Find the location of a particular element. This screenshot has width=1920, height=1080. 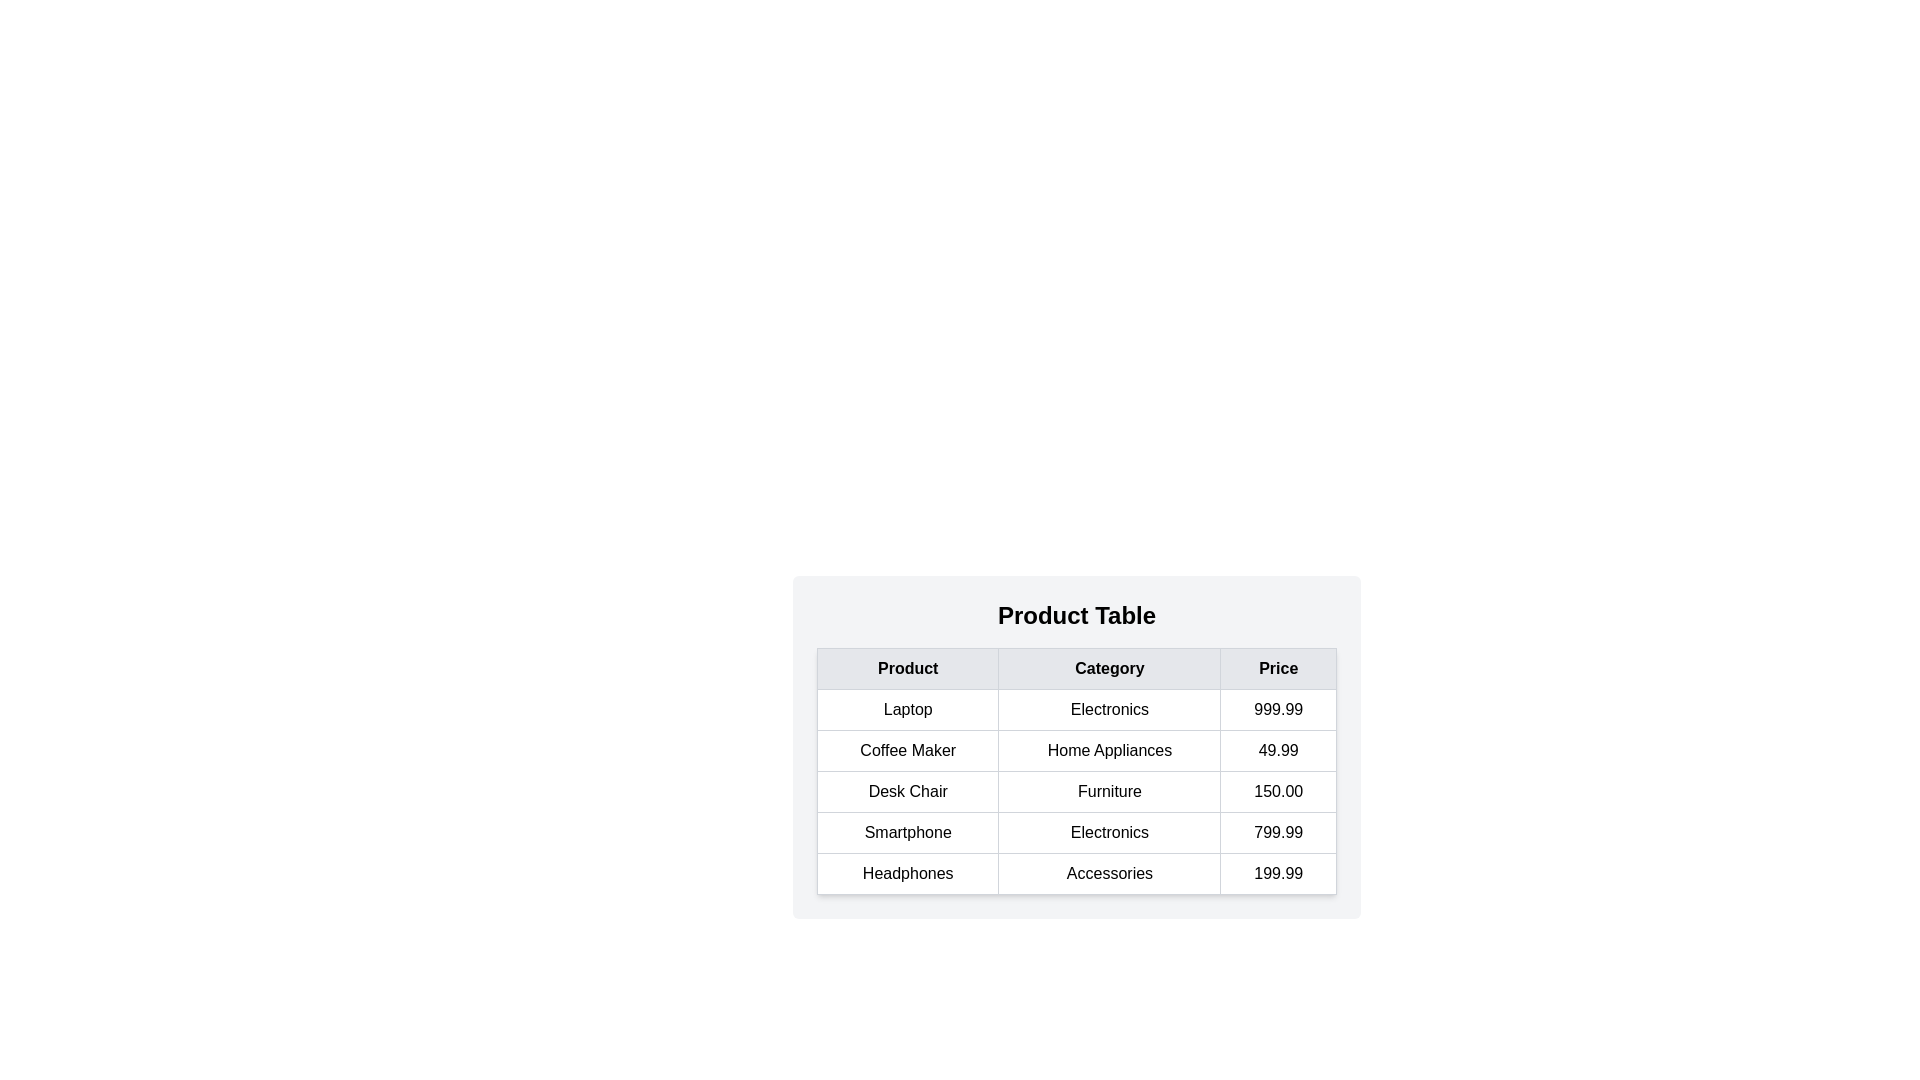

the text label displaying the product name located in the 'Product' column of the second row in the table is located at coordinates (907, 751).